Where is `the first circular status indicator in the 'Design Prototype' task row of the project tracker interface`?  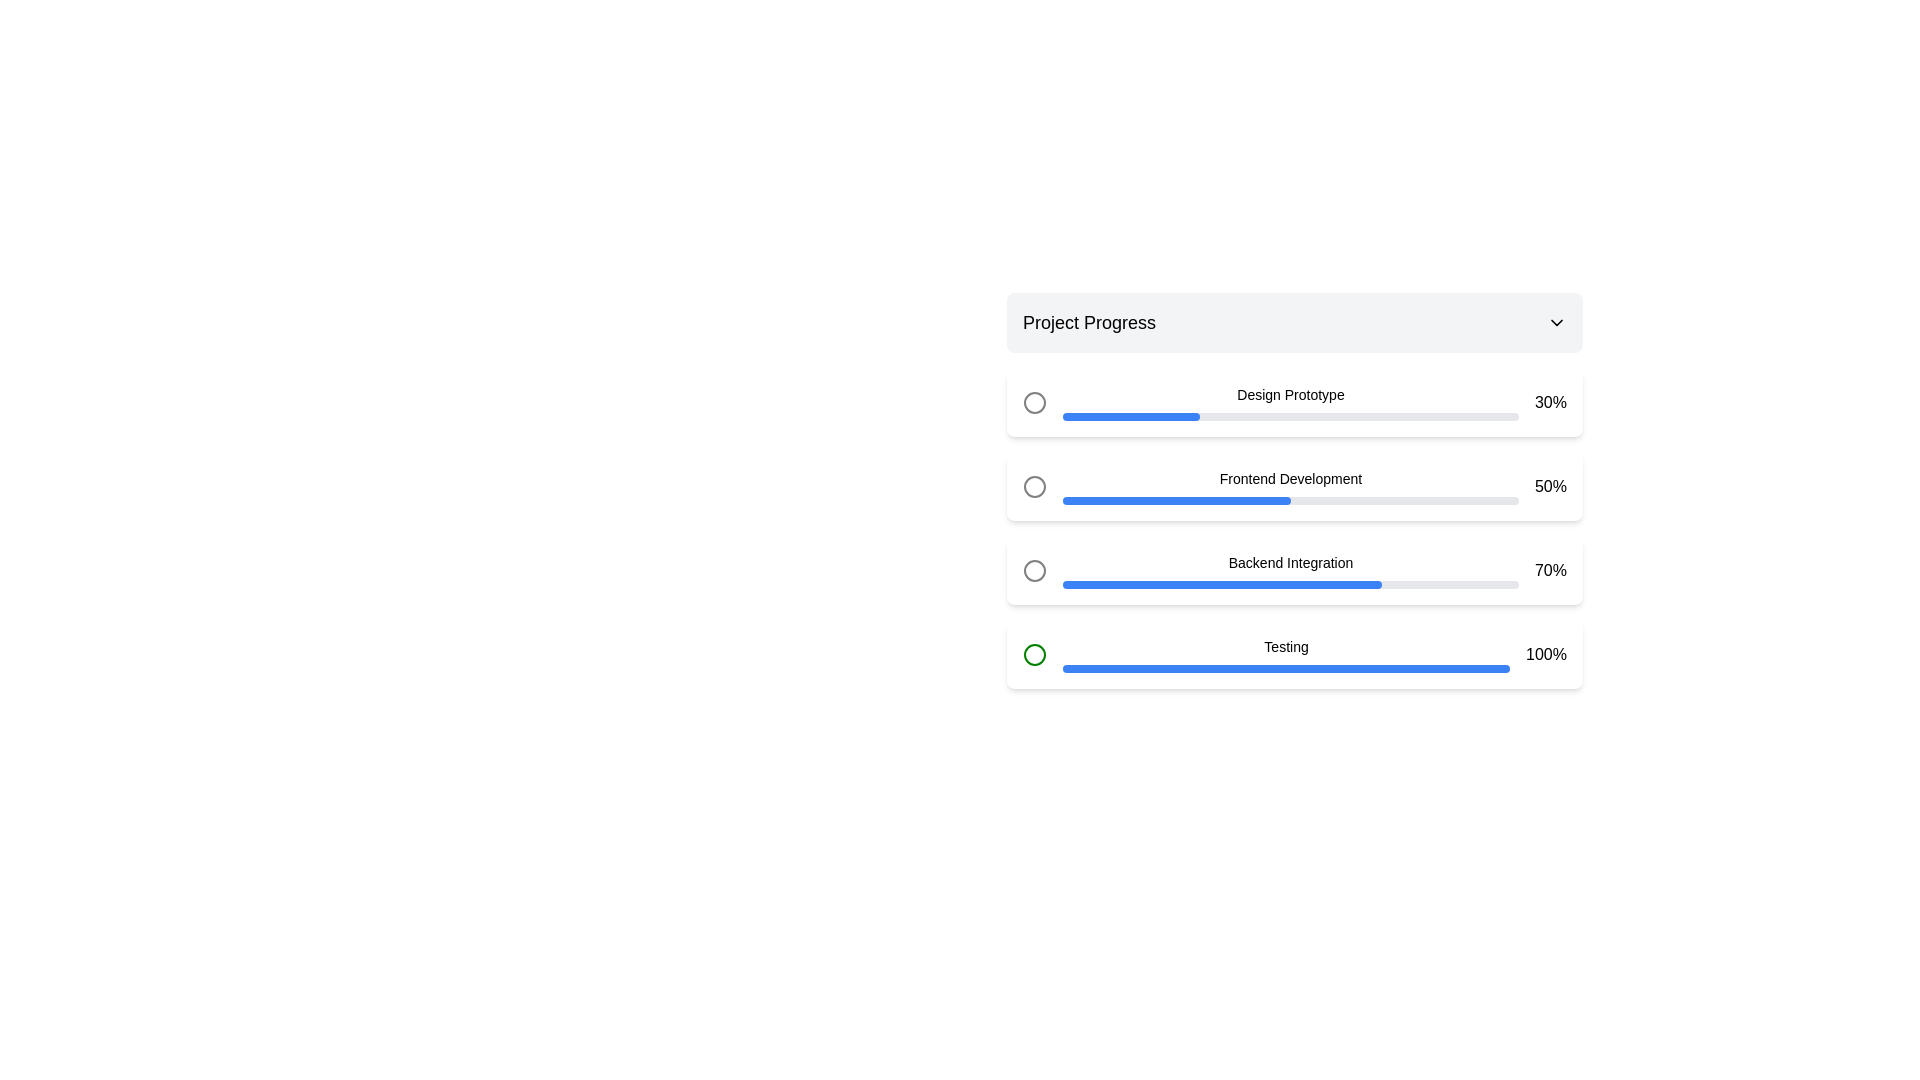
the first circular status indicator in the 'Design Prototype' task row of the project tracker interface is located at coordinates (1035, 402).